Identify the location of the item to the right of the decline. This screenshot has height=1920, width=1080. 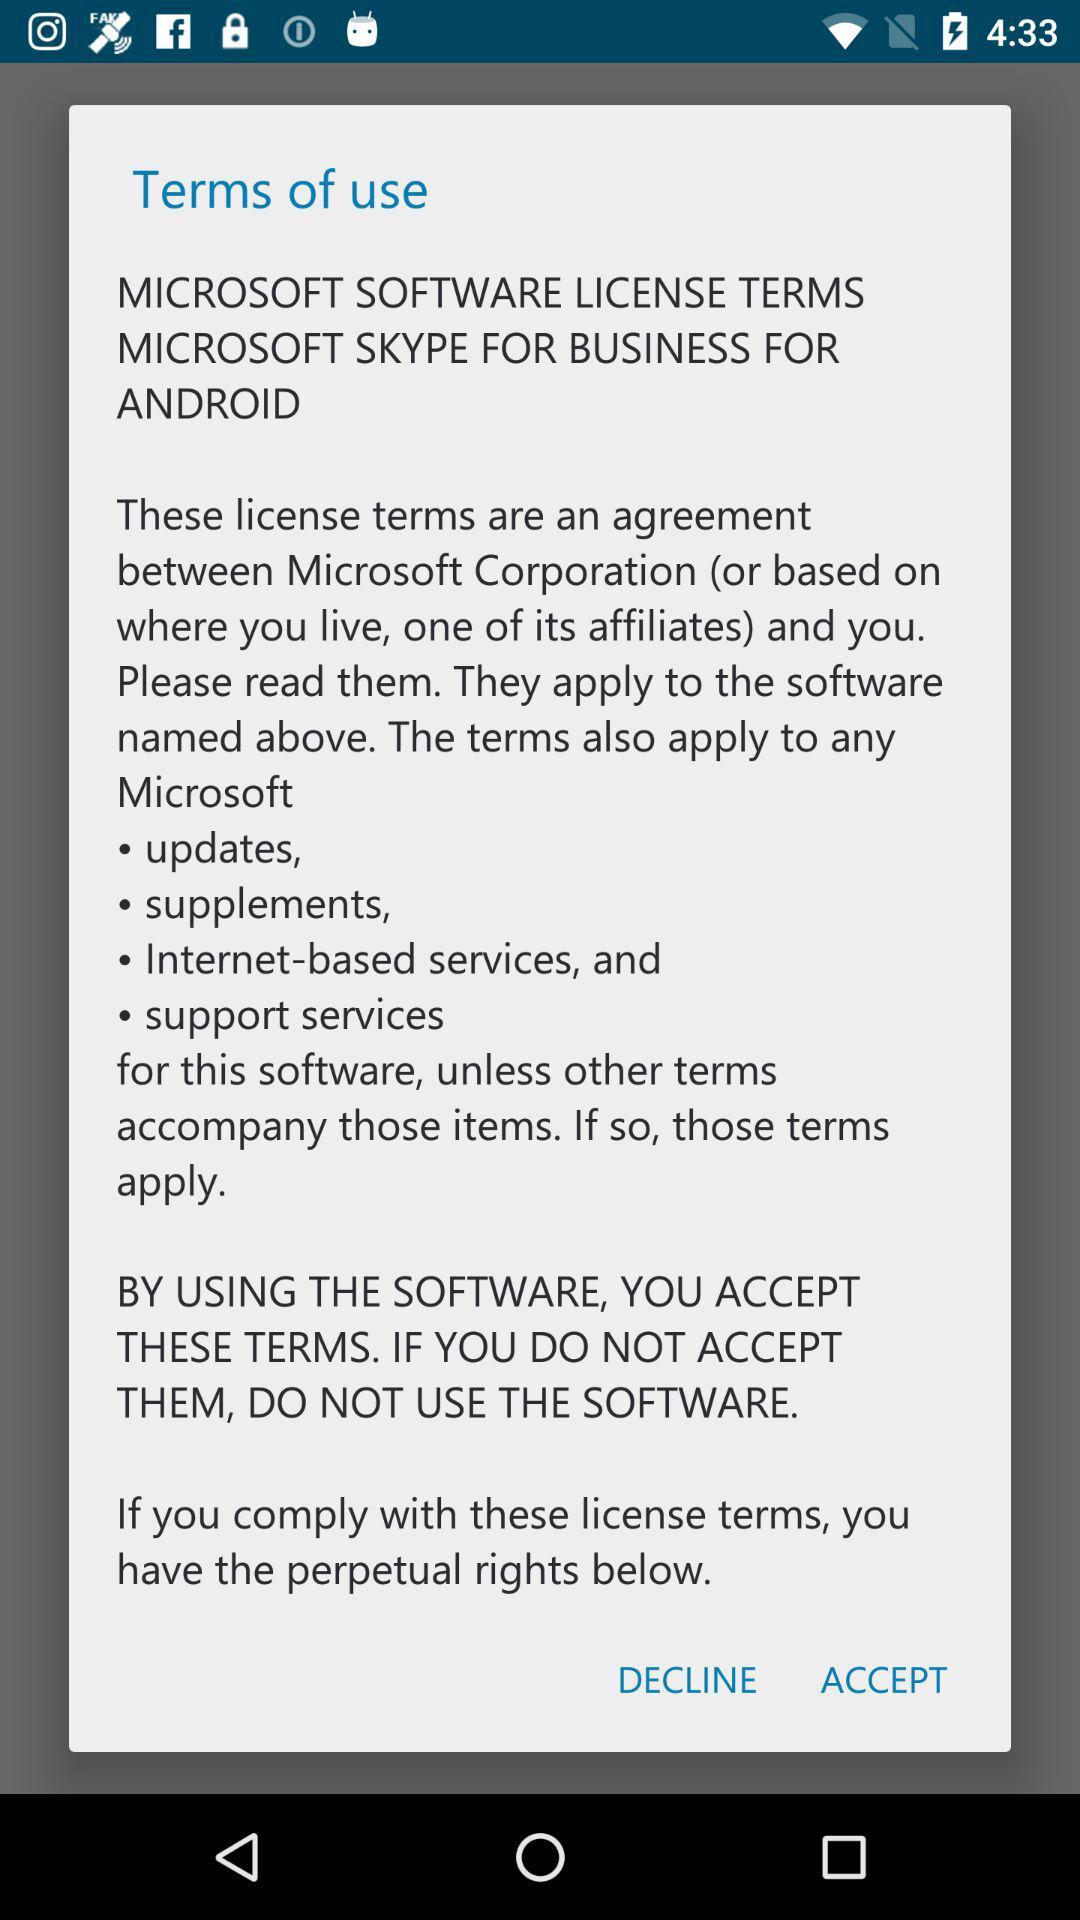
(883, 1678).